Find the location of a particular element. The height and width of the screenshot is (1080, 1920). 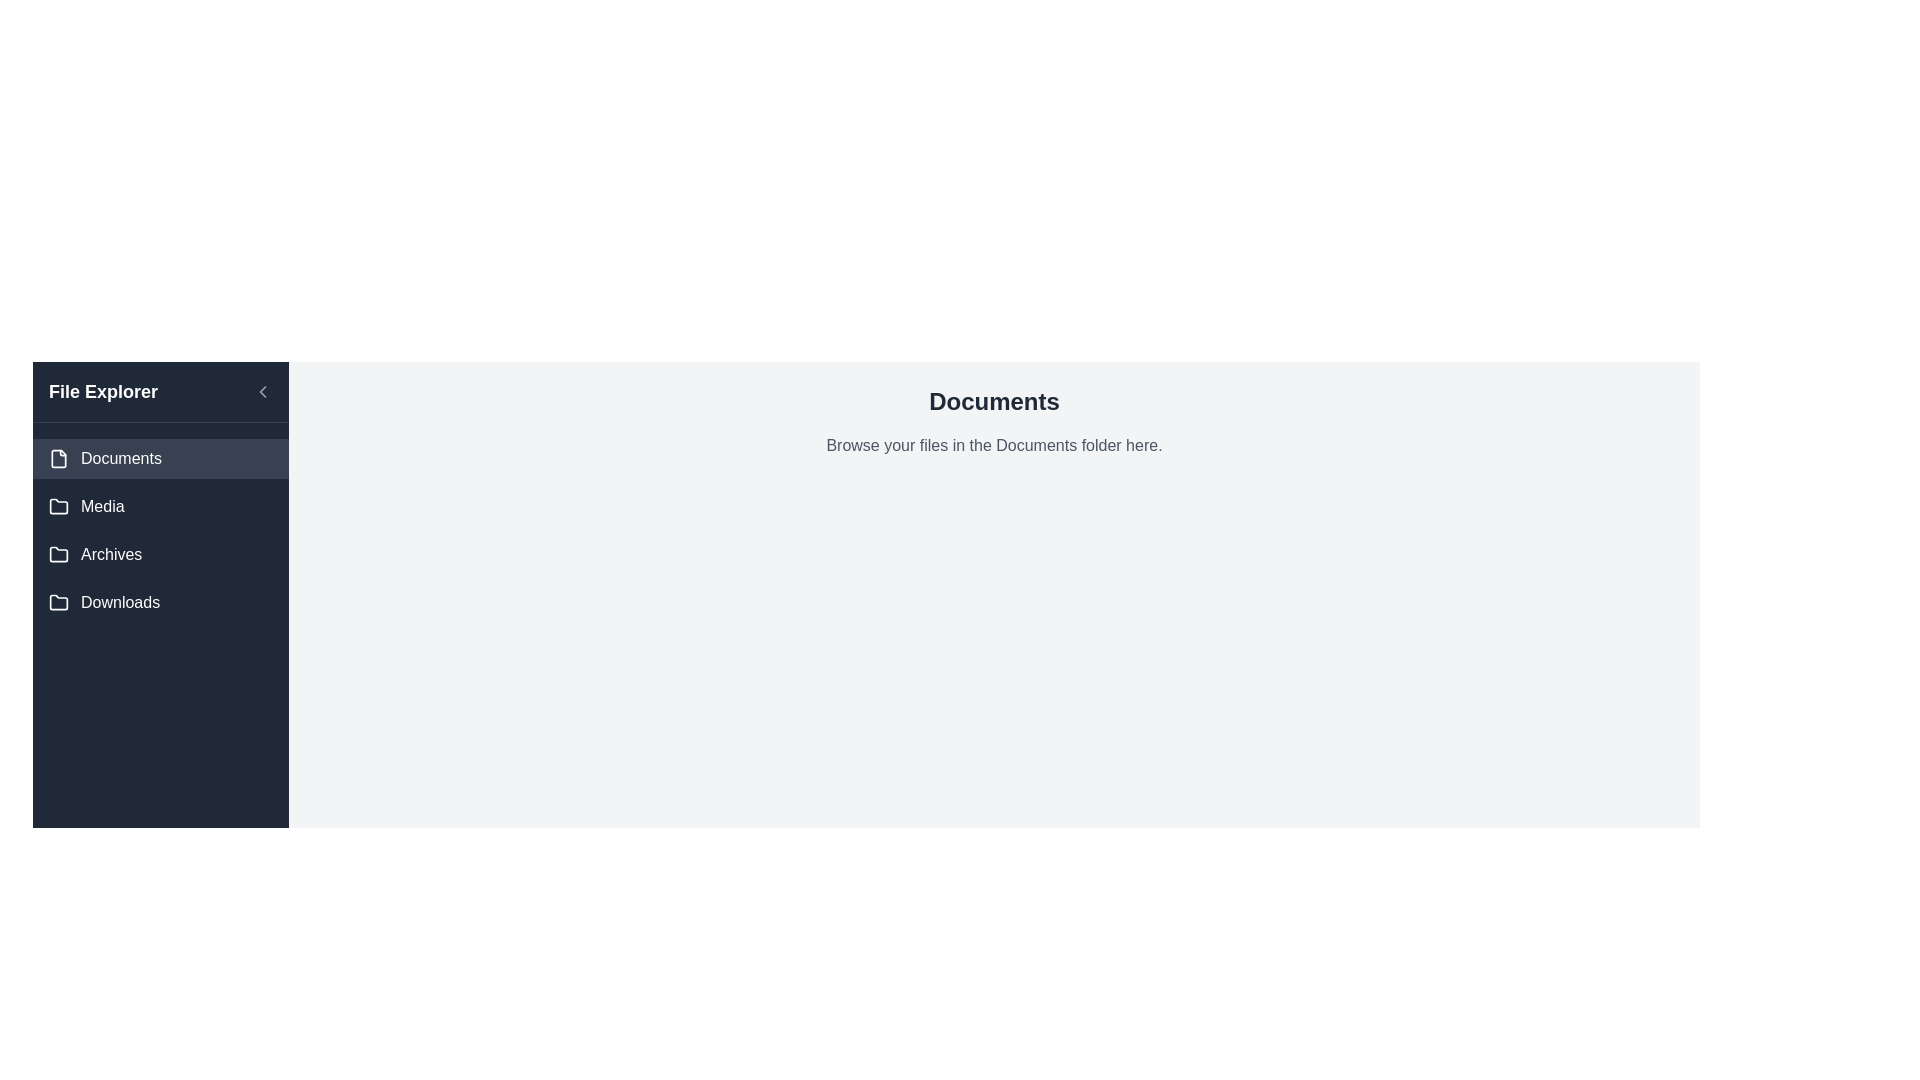

folder icon located to the left of the 'Downloads' label in the navigation menu is located at coordinates (58, 601).